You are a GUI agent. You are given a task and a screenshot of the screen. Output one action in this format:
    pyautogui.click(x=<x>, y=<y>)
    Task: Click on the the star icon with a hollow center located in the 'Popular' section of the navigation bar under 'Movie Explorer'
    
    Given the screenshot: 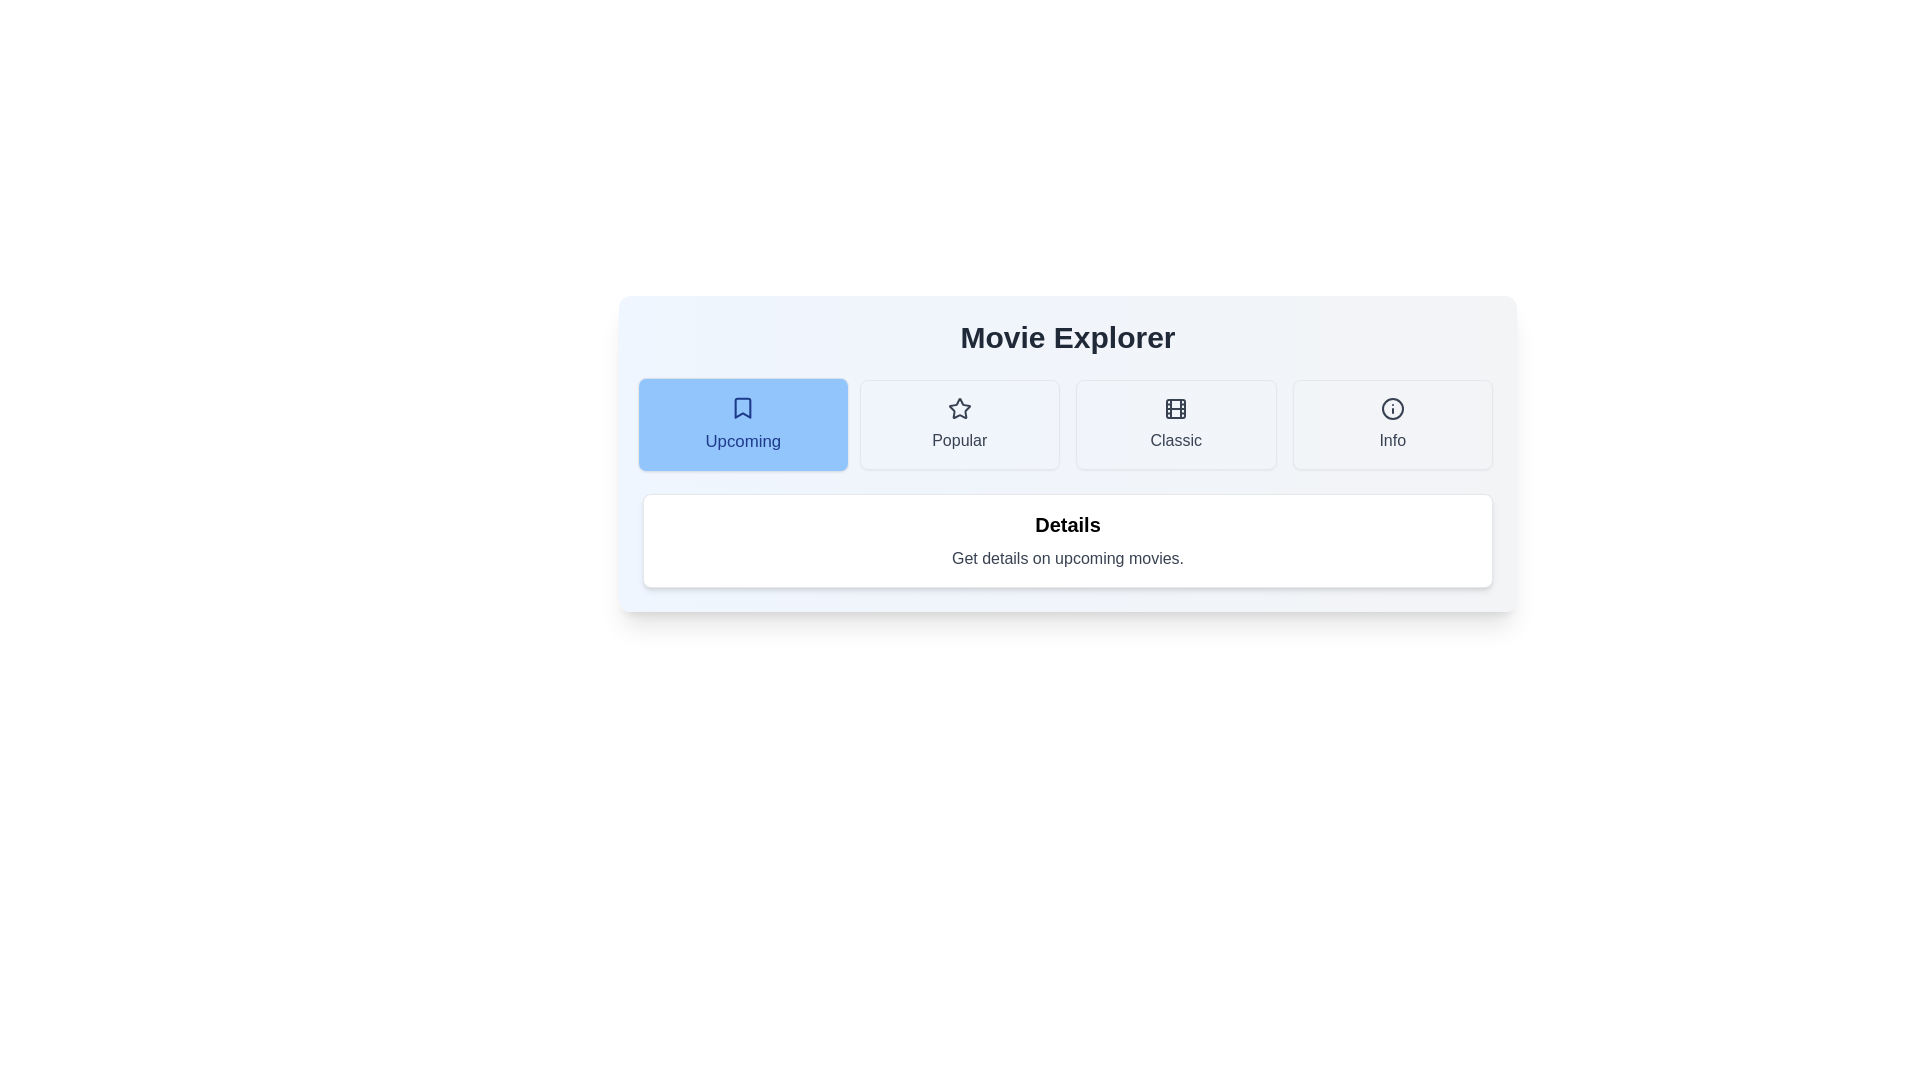 What is the action you would take?
    pyautogui.click(x=958, y=407)
    